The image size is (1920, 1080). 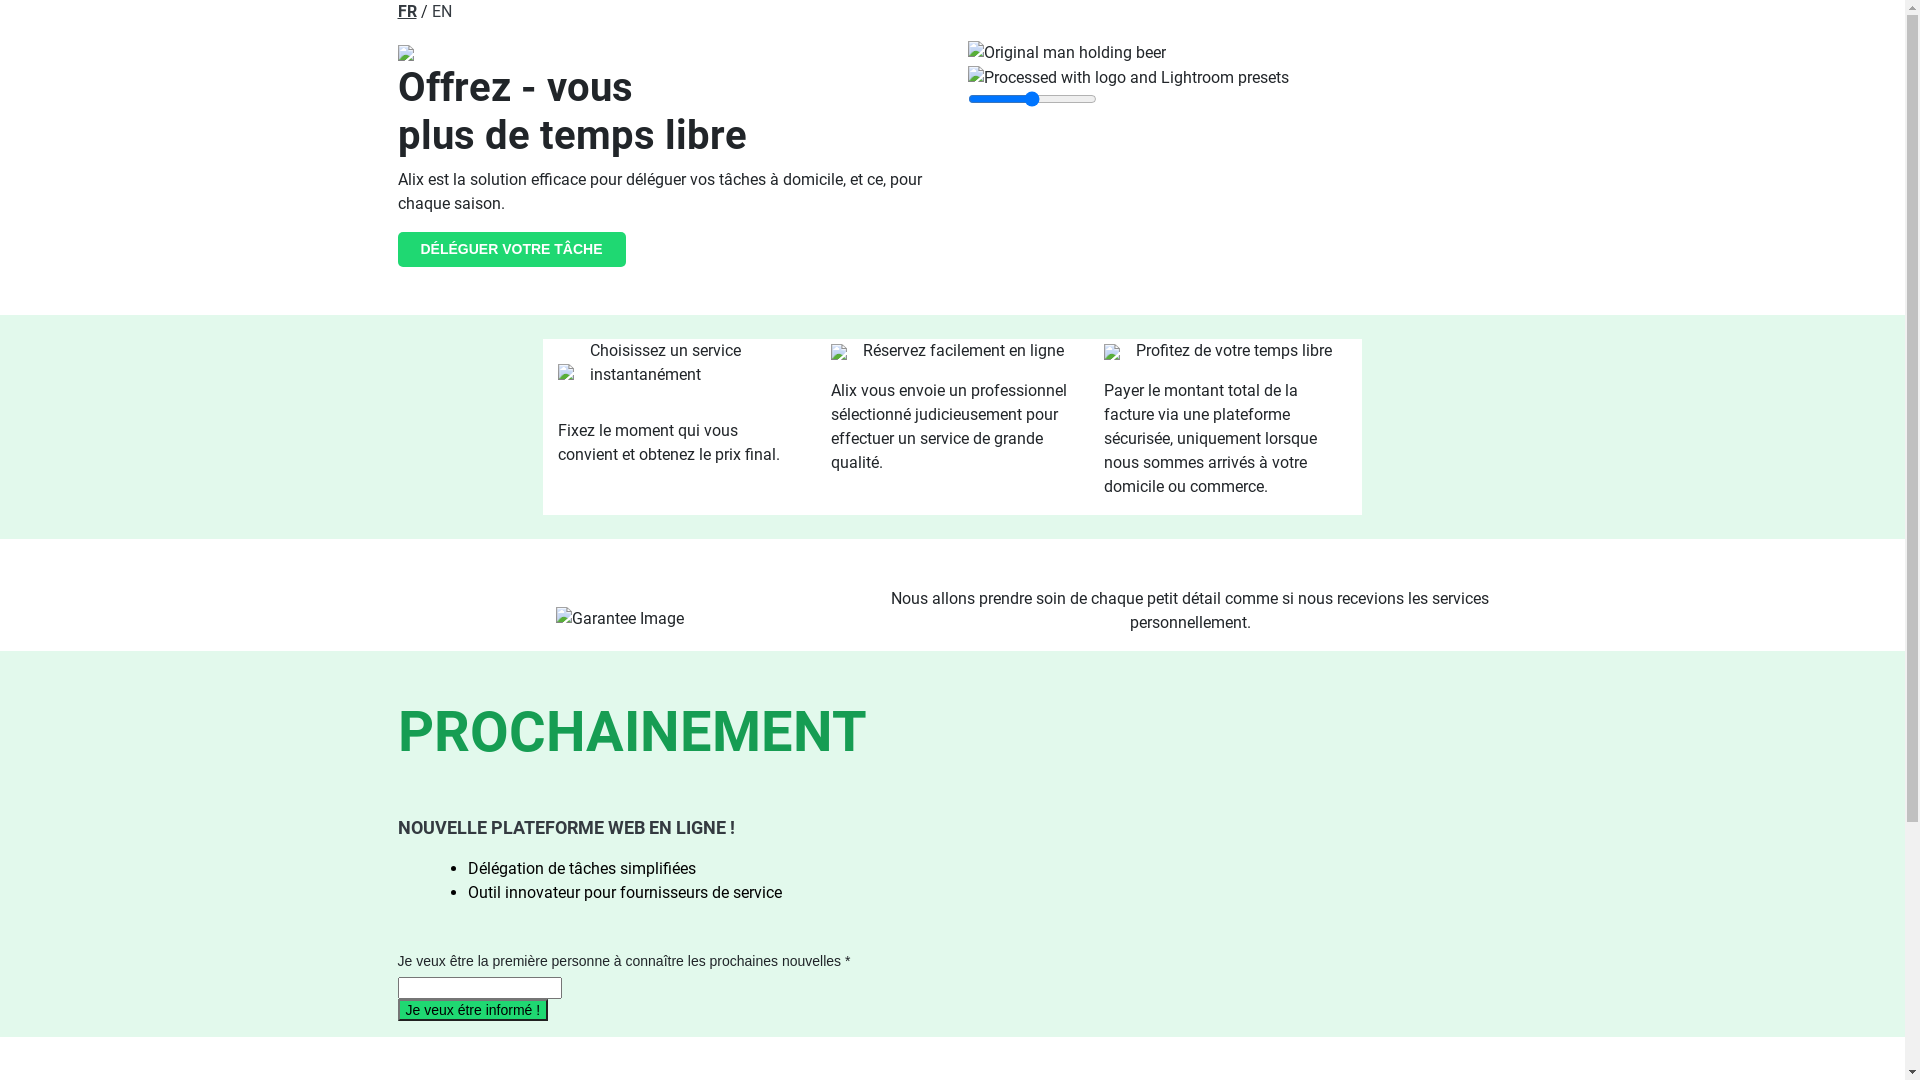 I want to click on 'FR', so click(x=406, y=11).